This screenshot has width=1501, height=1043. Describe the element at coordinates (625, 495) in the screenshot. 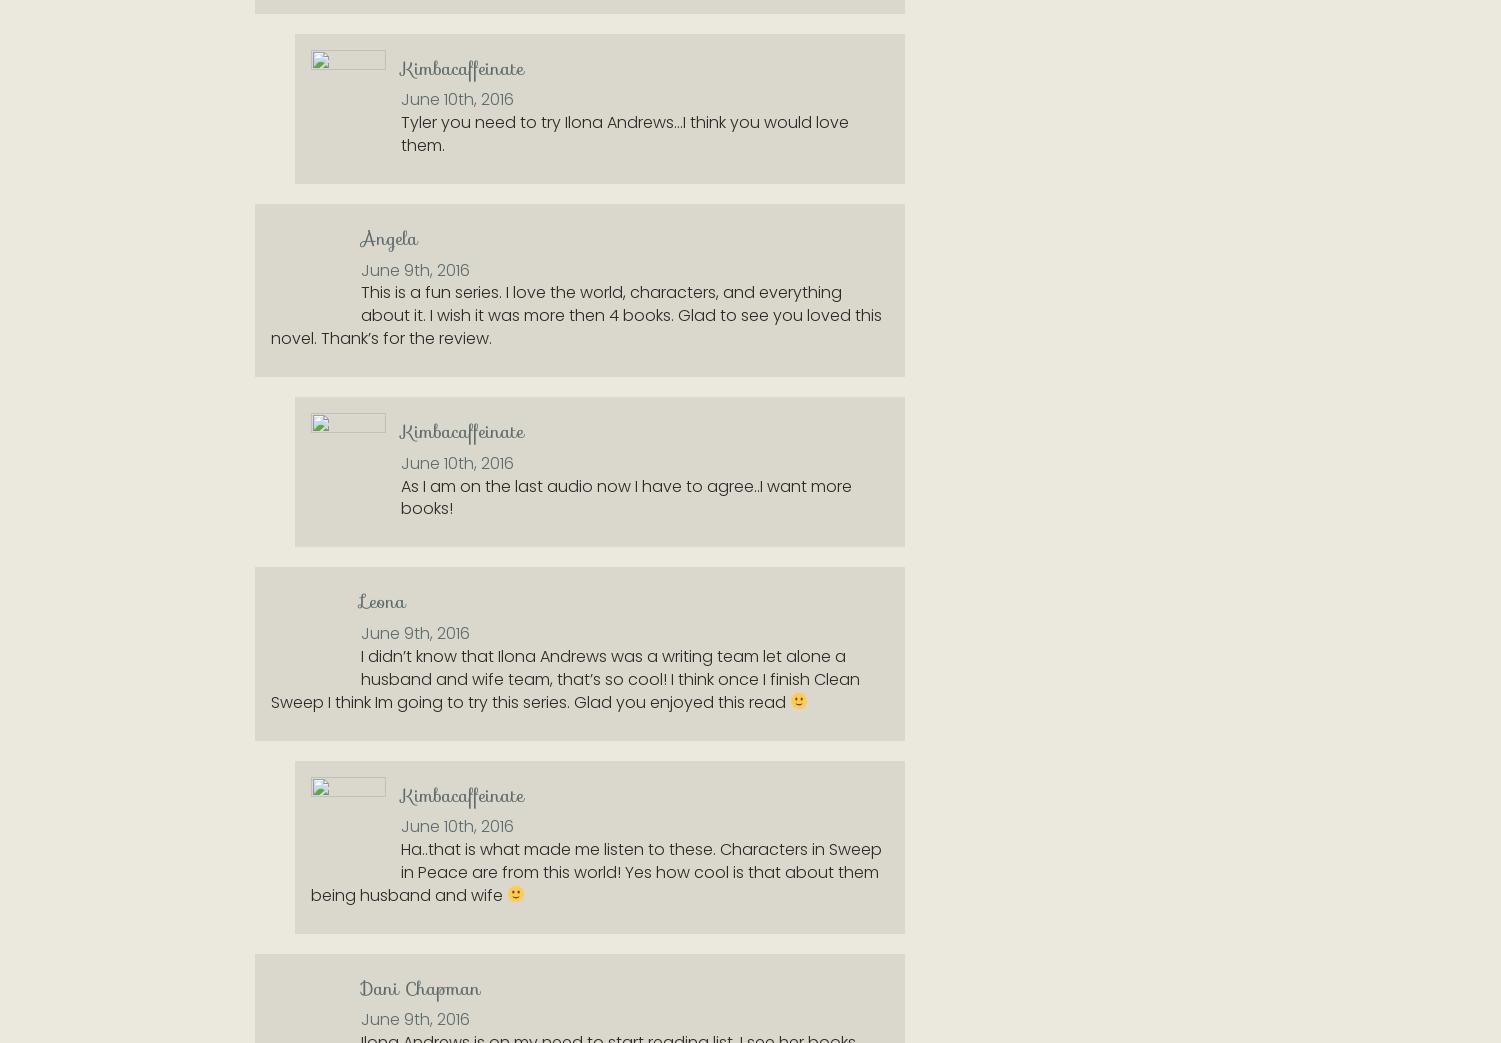

I see `'As I am on the last audio now I have to agree..I want more books!'` at that location.